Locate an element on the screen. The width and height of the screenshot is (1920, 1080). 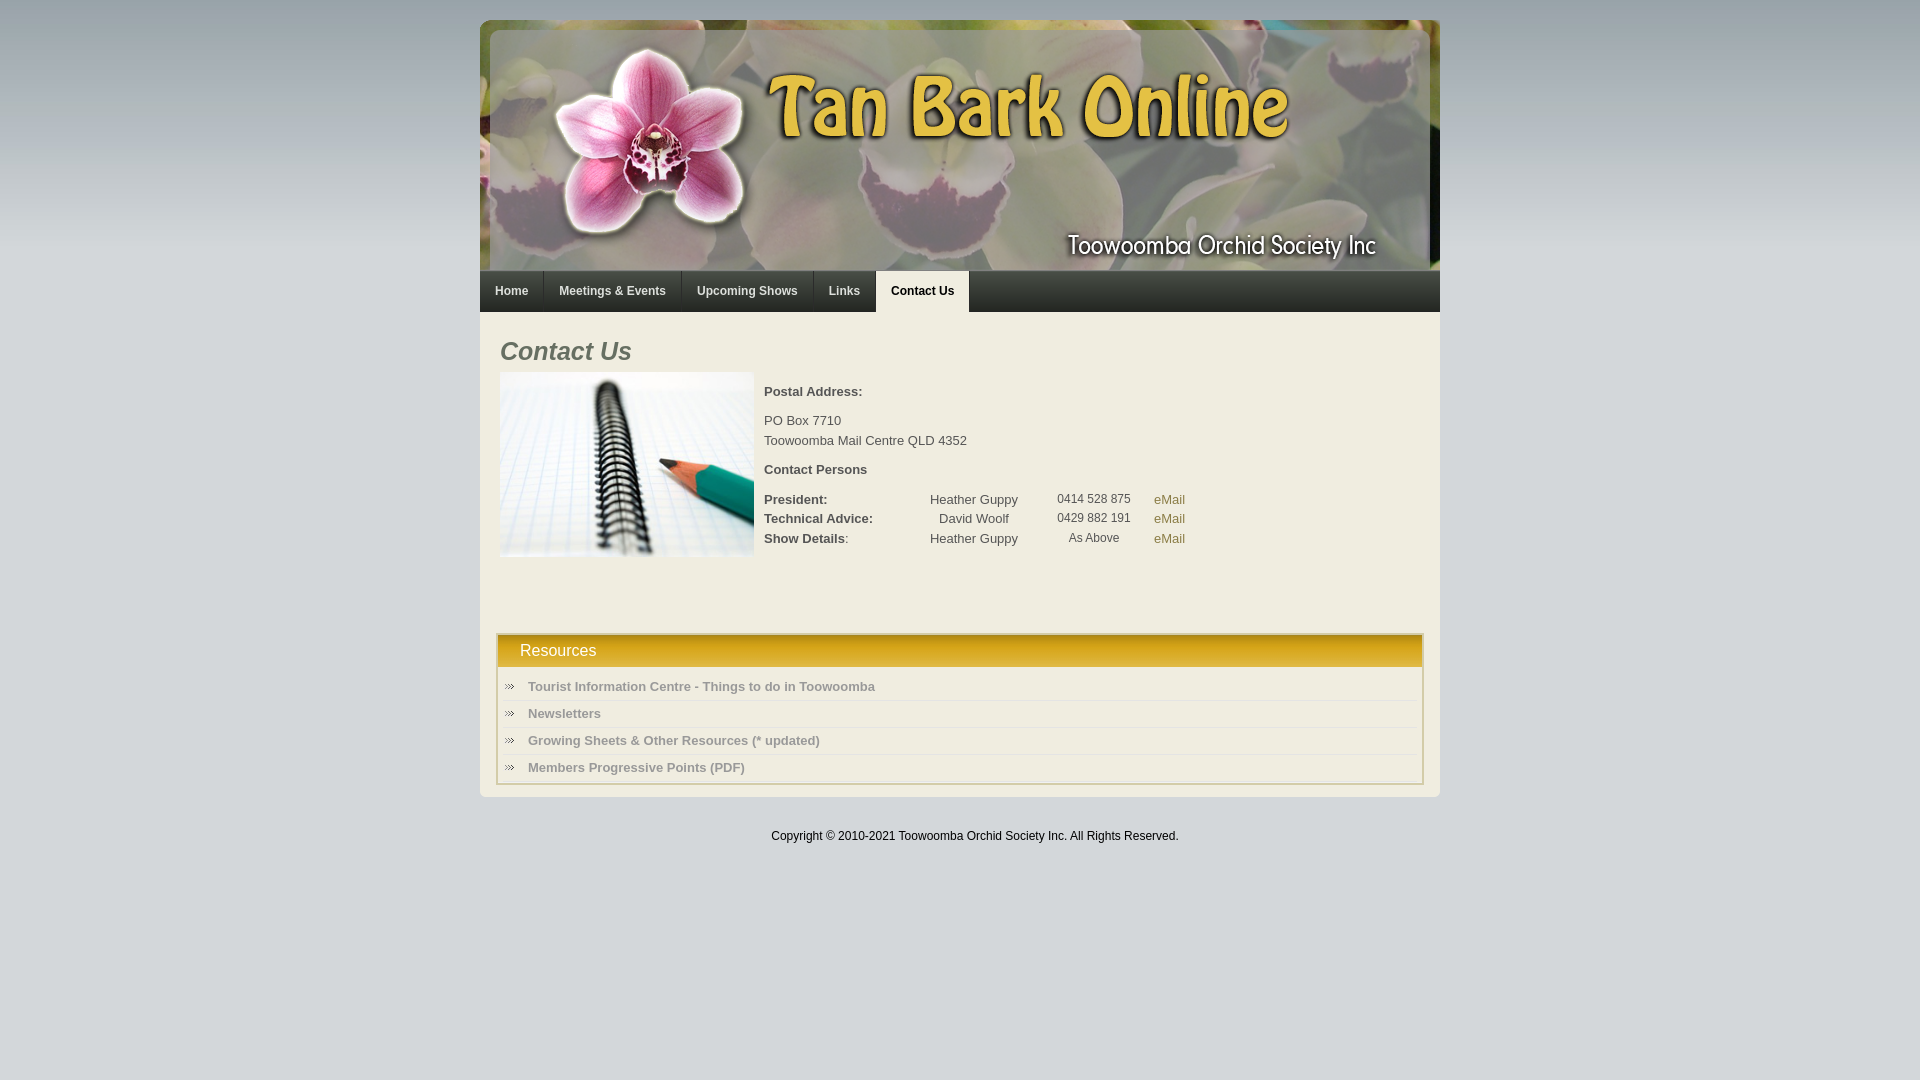
'Contact Us' is located at coordinates (921, 291).